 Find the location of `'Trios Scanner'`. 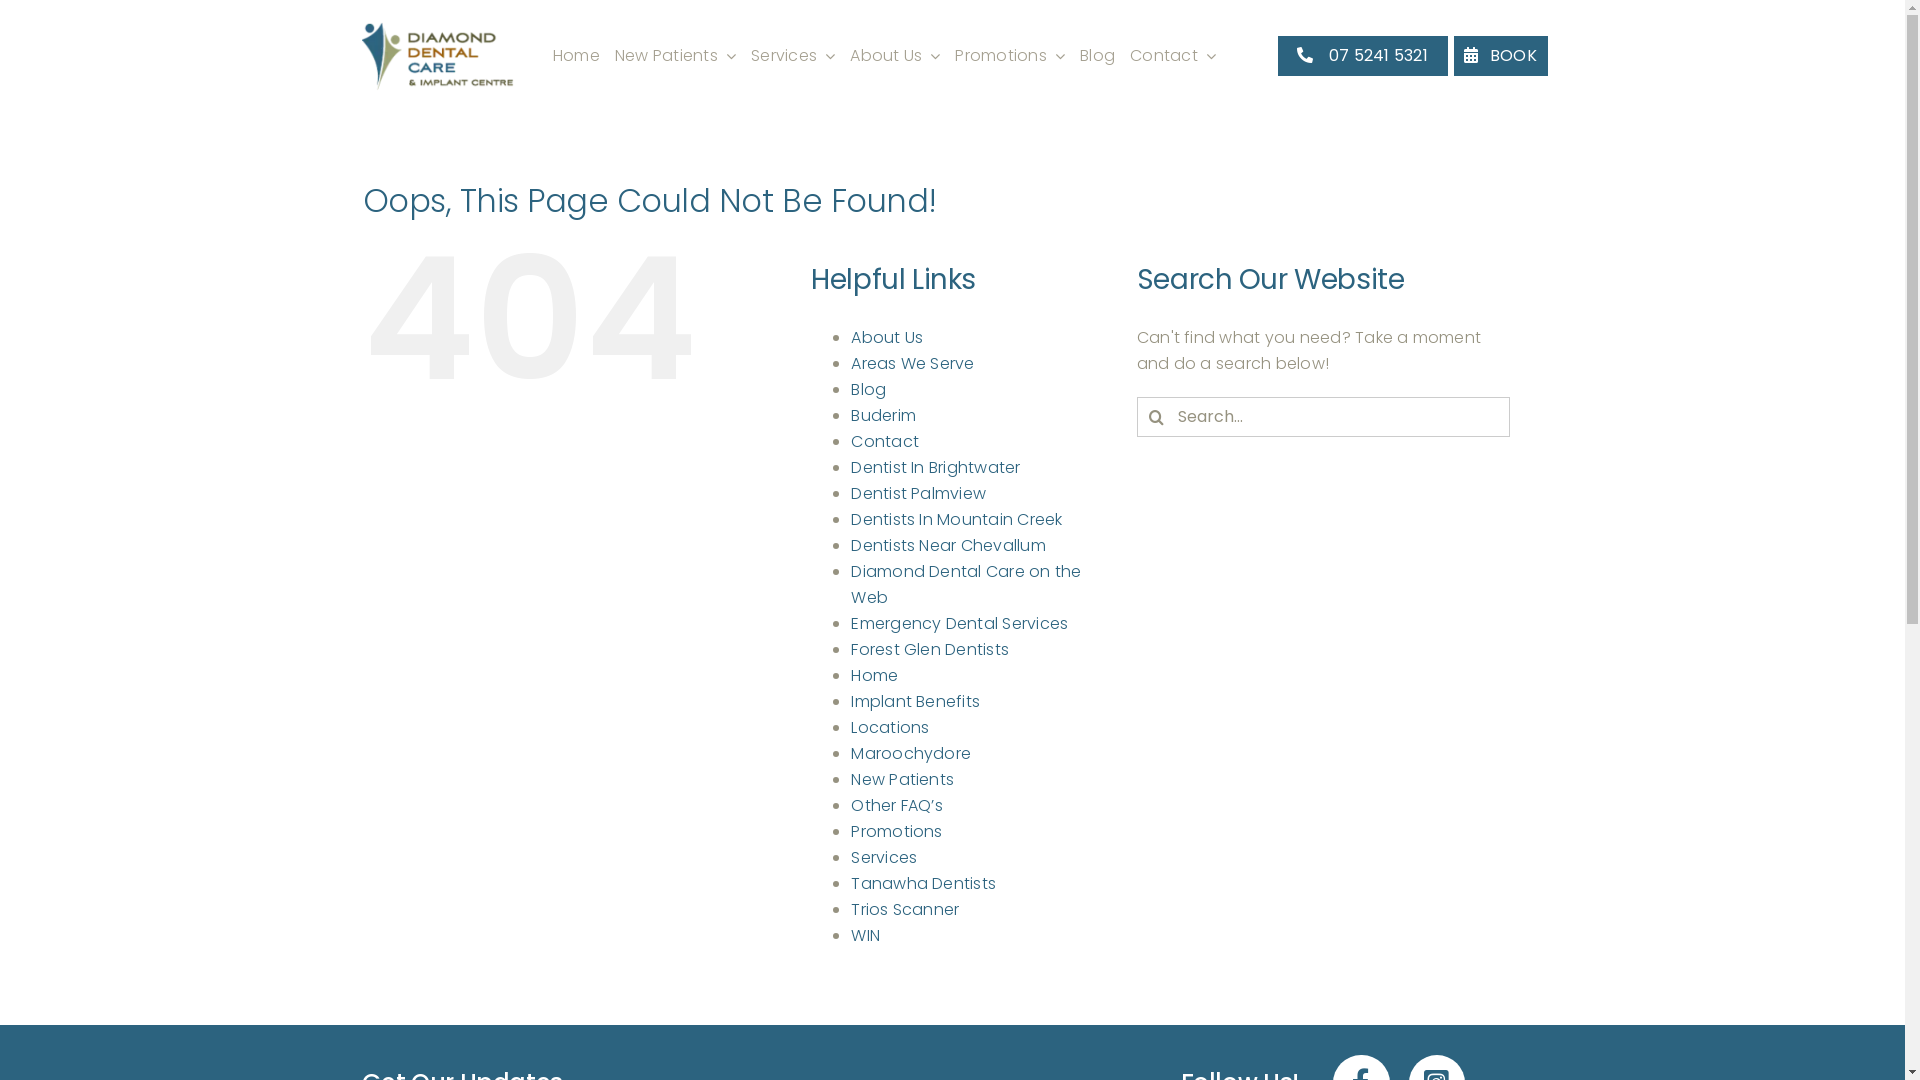

'Trios Scanner' is located at coordinates (904, 909).